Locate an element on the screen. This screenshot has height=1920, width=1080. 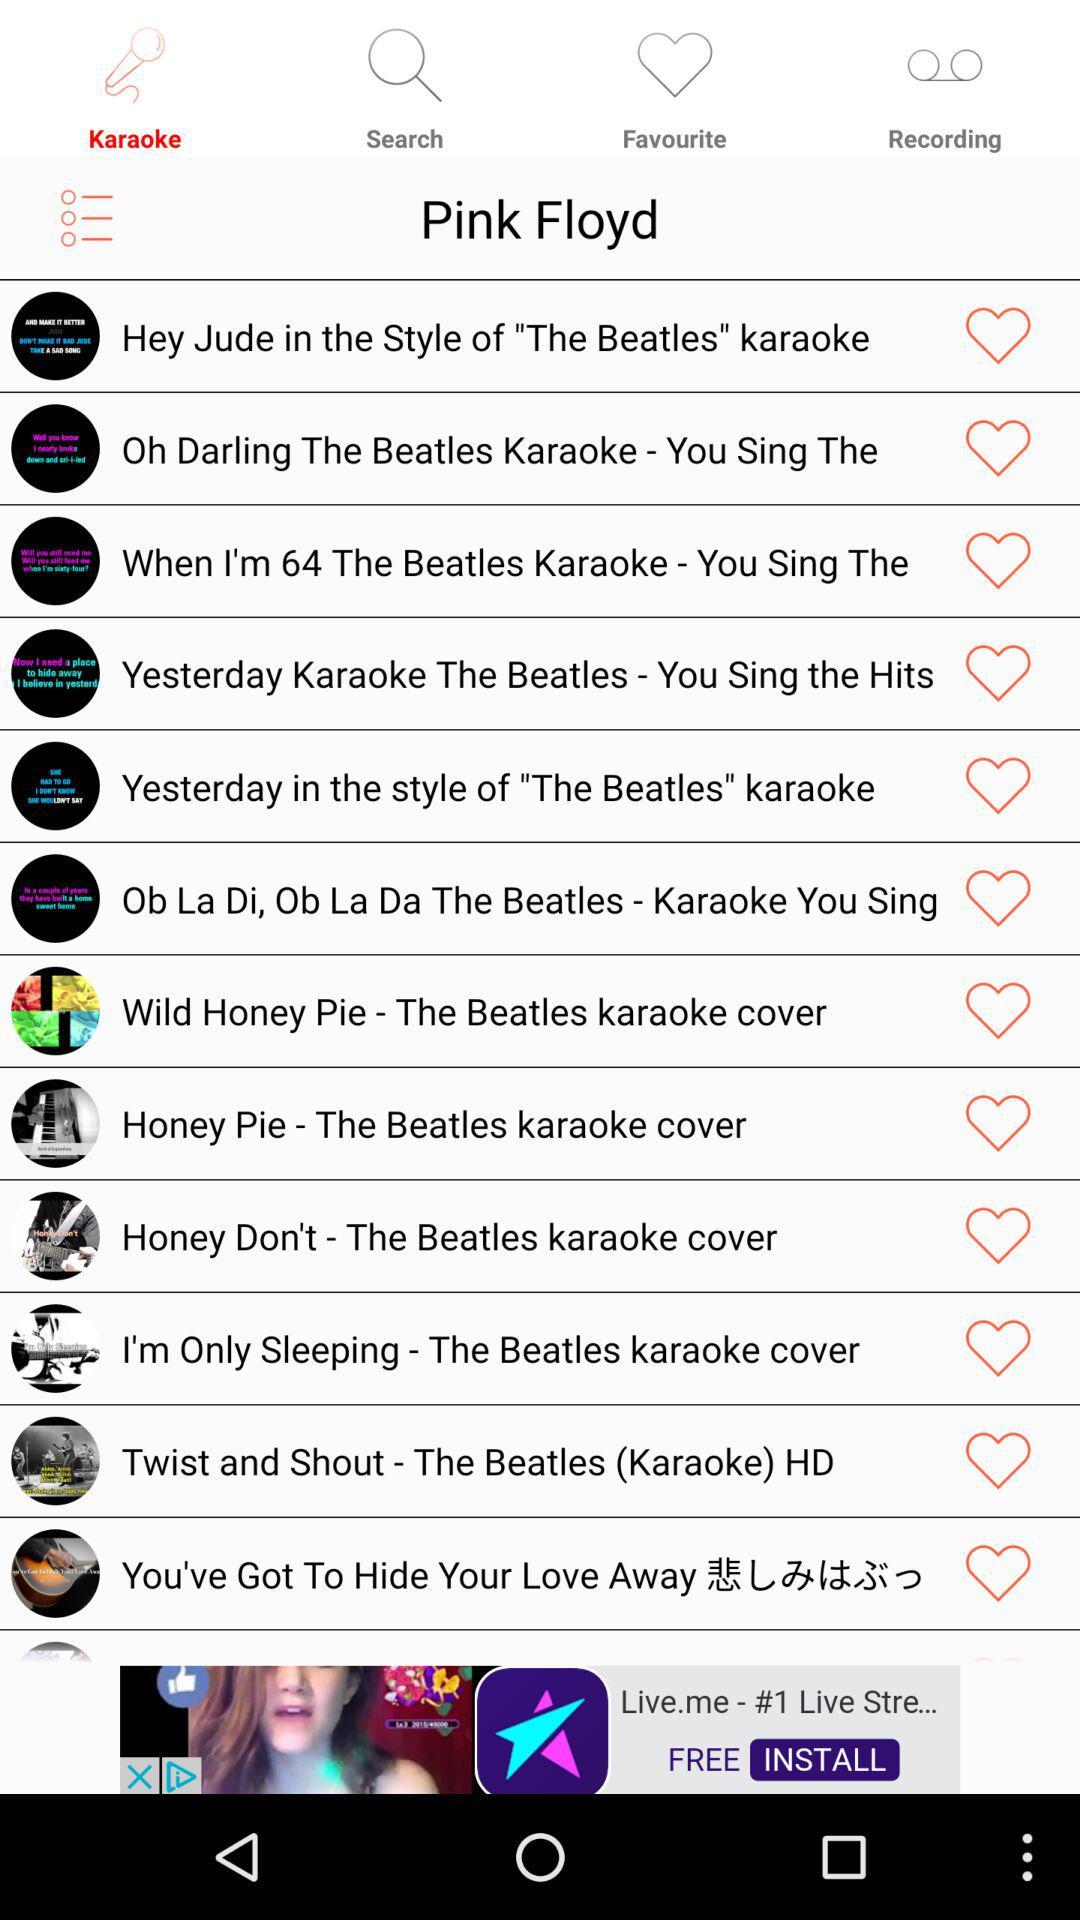
like to music is located at coordinates (998, 447).